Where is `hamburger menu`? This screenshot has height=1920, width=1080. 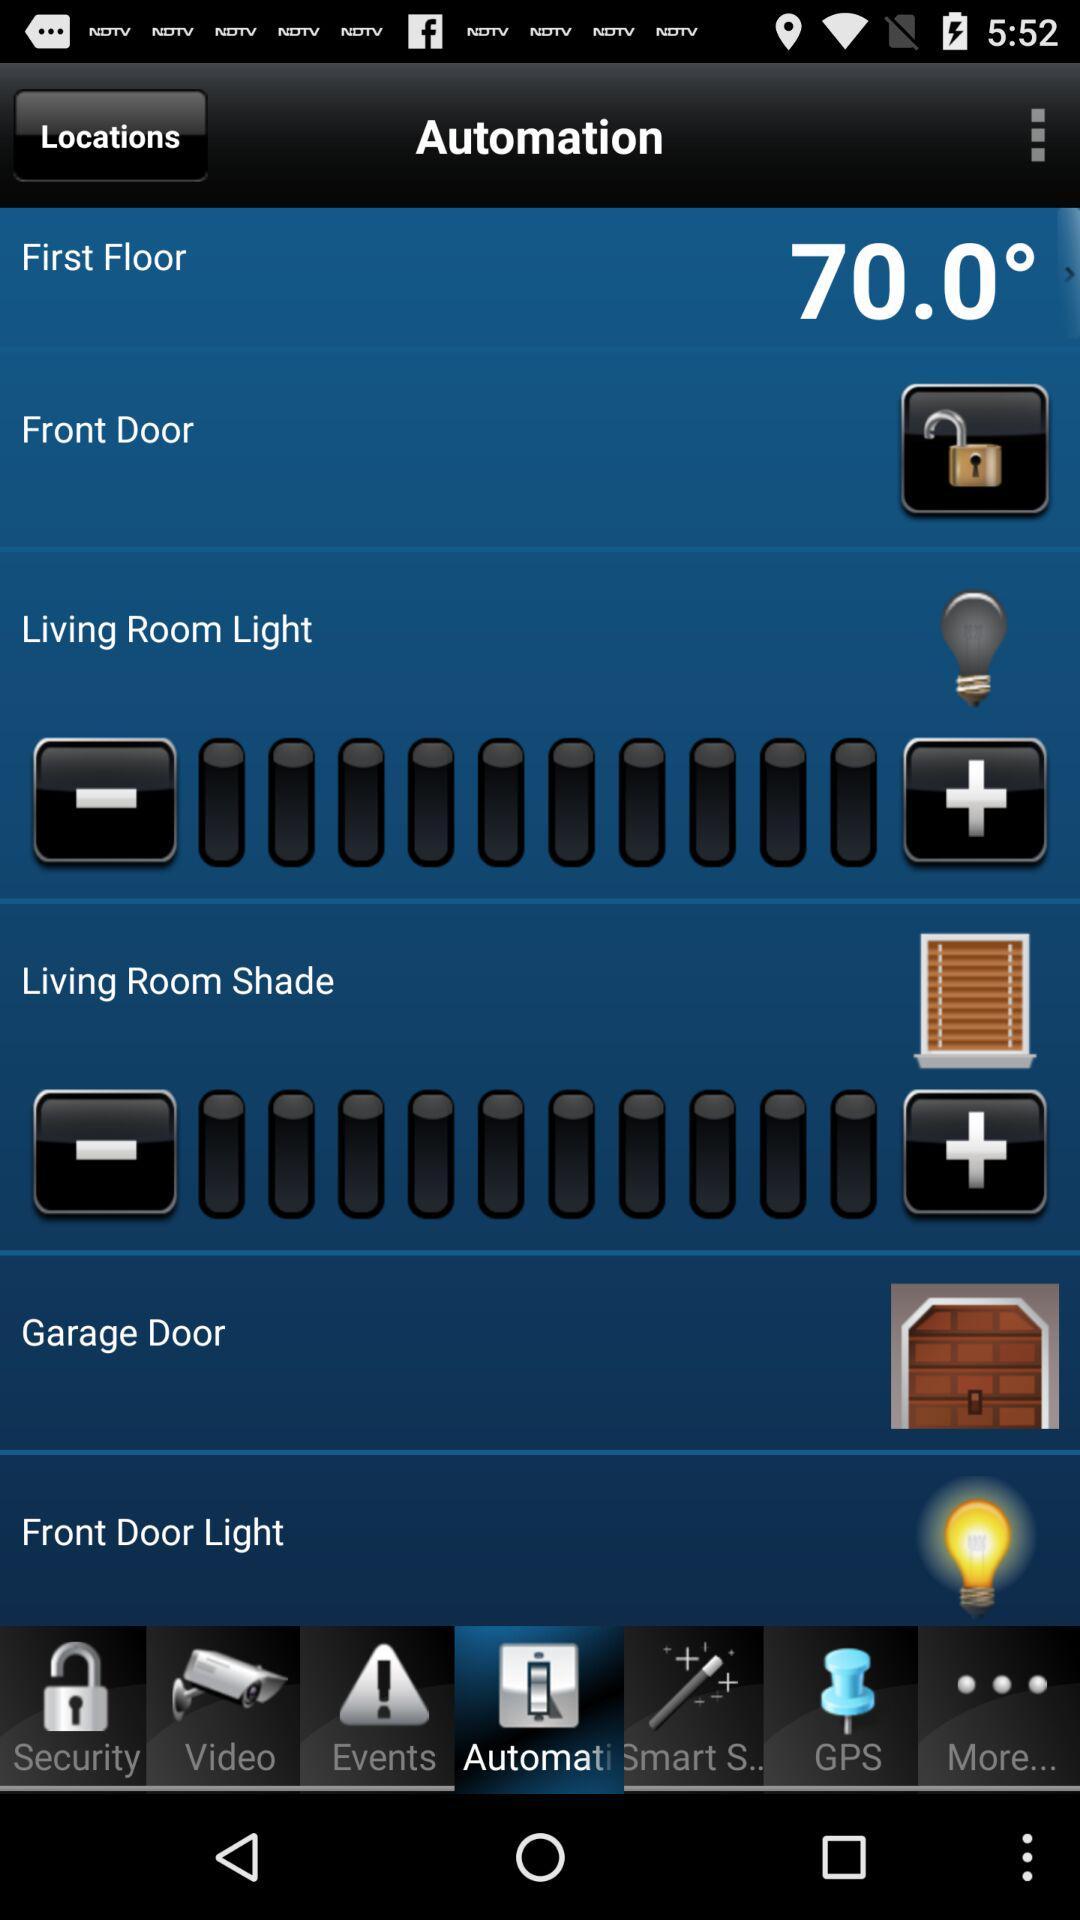 hamburger menu is located at coordinates (1036, 133).